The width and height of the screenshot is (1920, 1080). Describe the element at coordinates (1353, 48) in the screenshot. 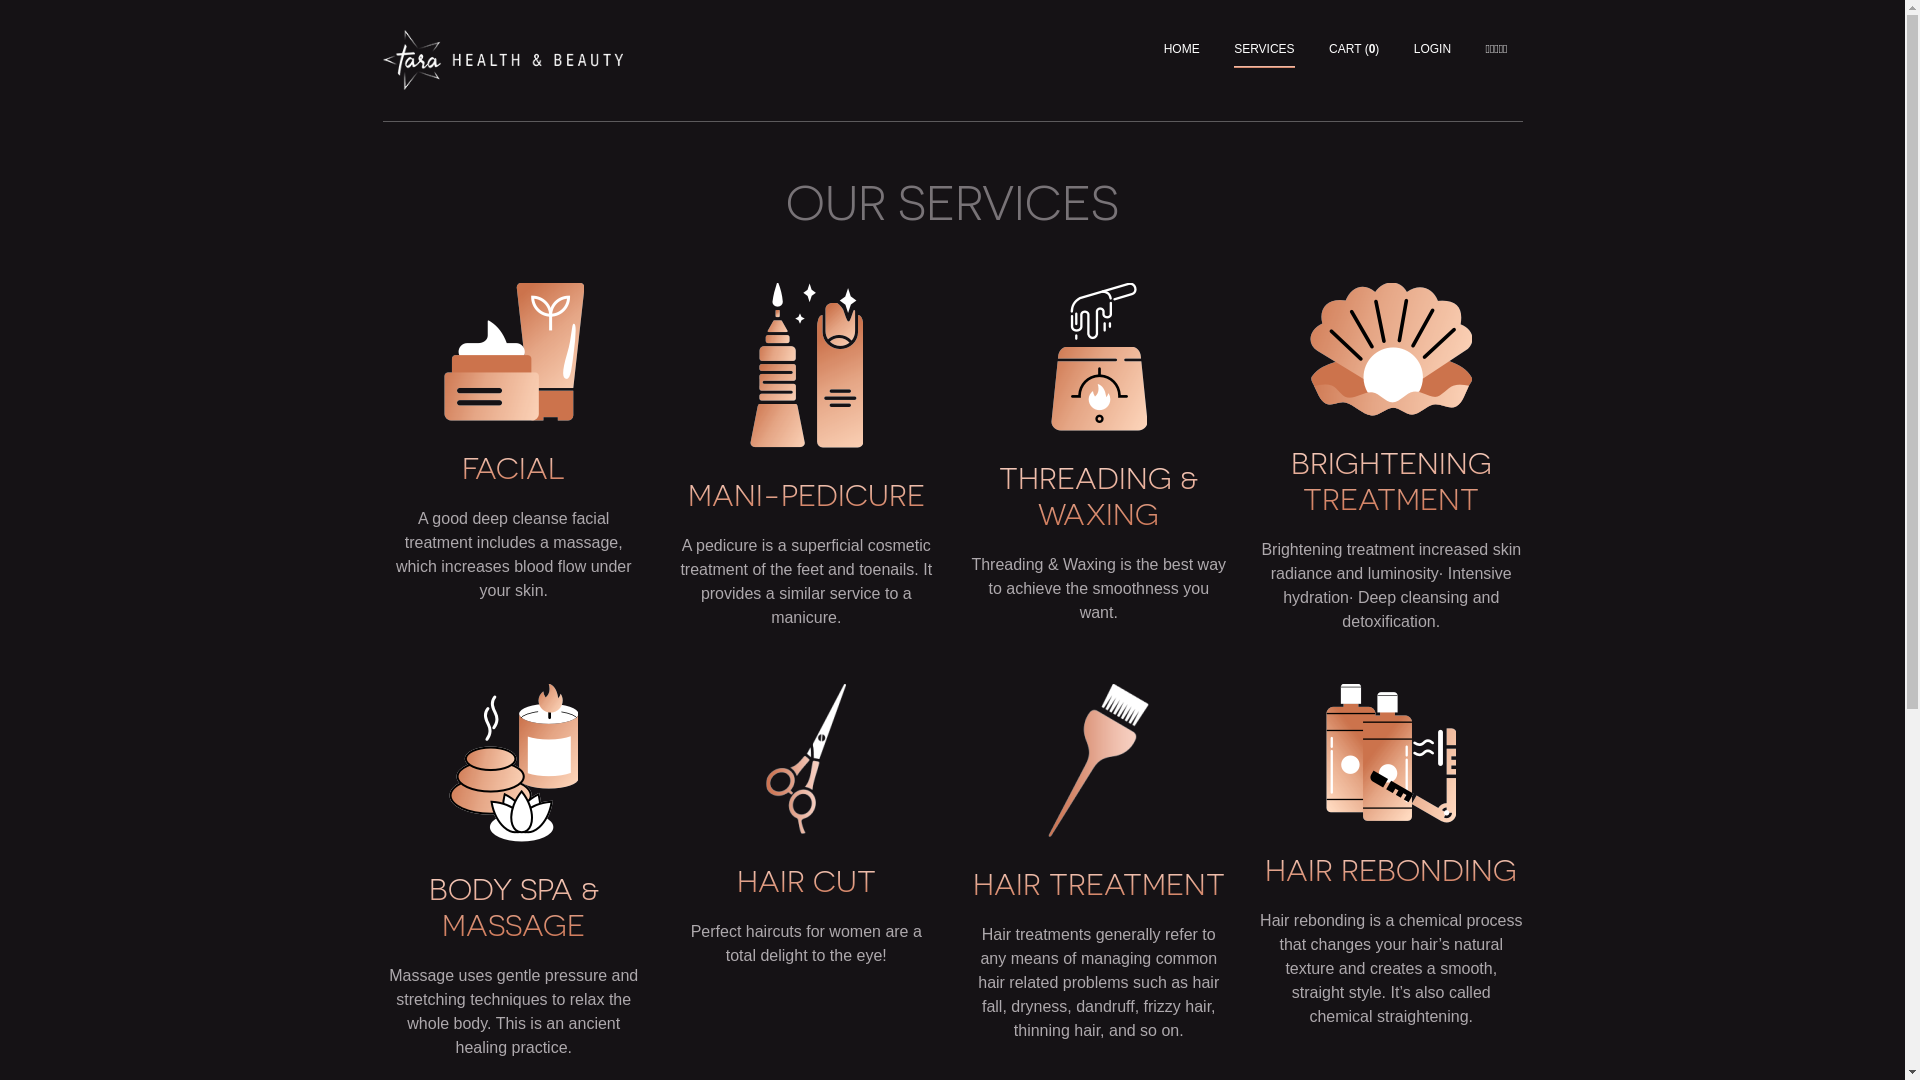

I see `'CART (0)'` at that location.